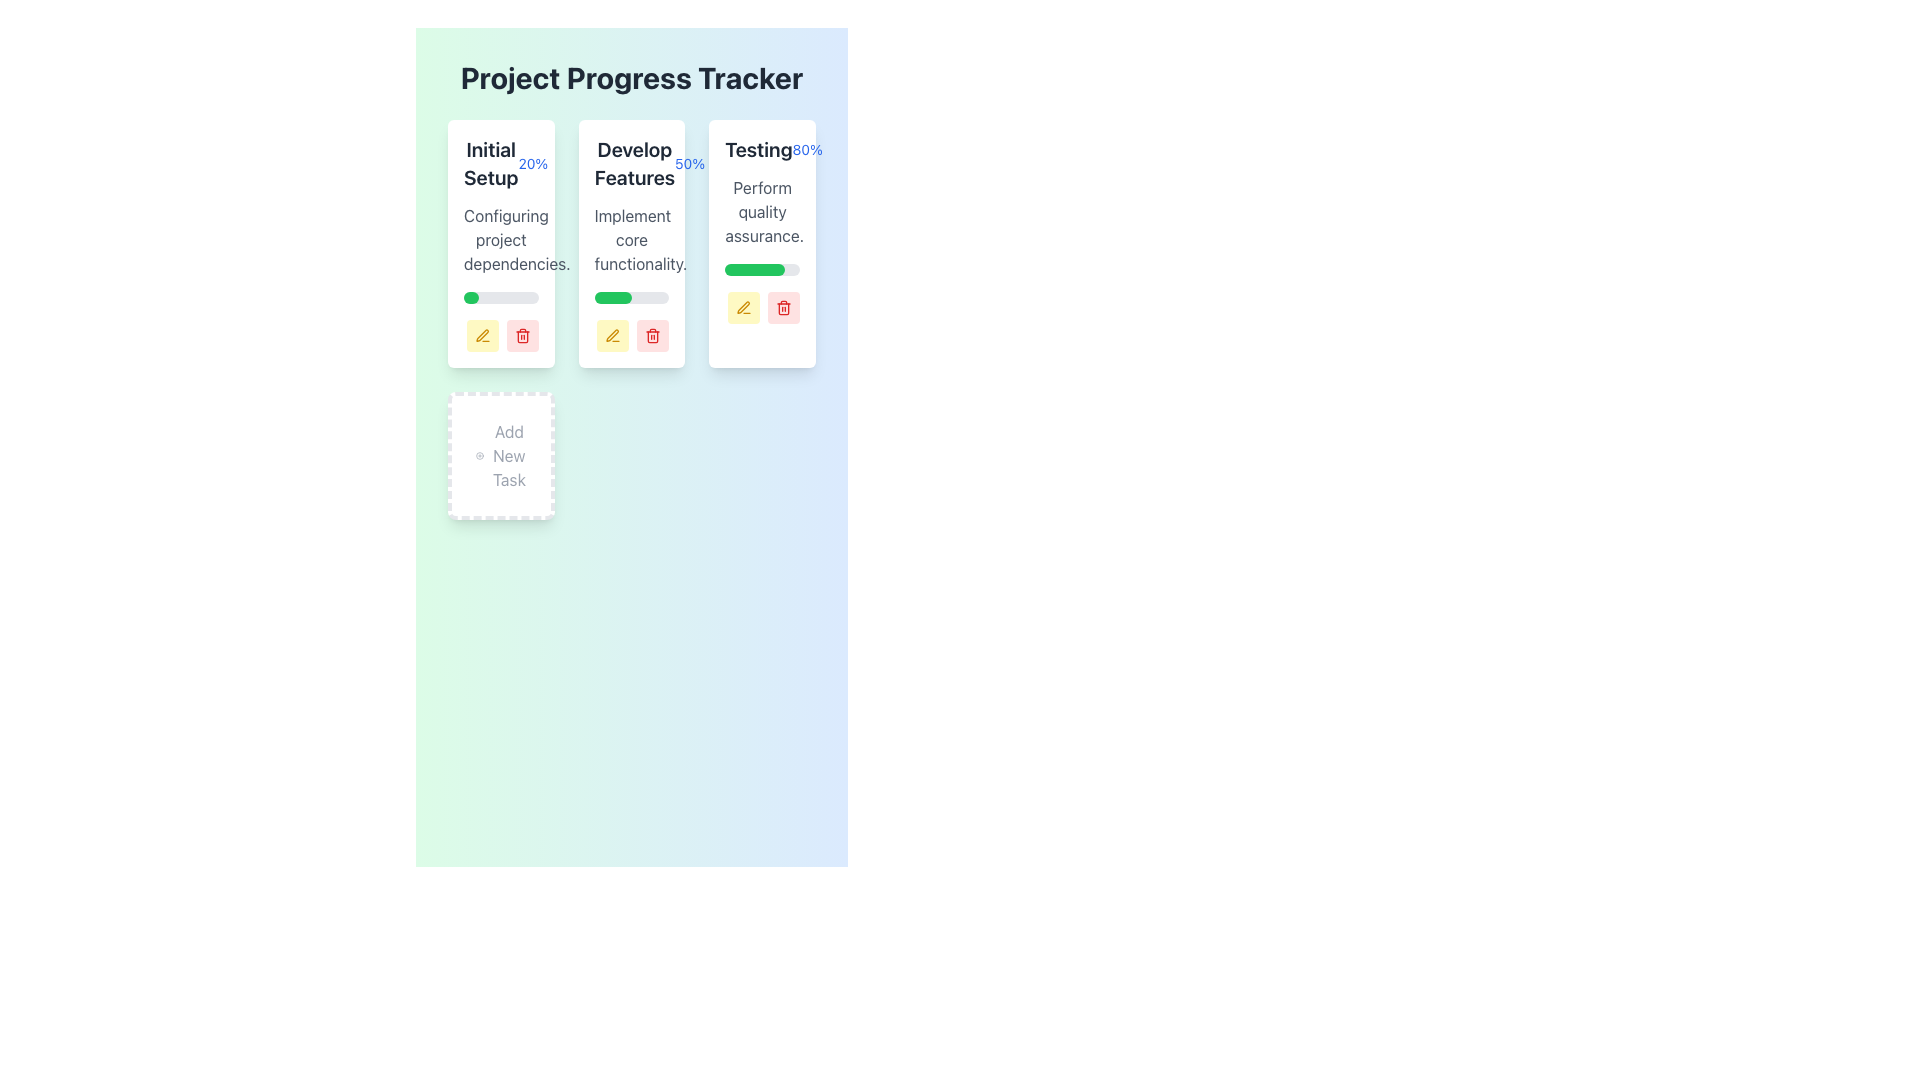 The image size is (1920, 1080). Describe the element at coordinates (782, 308) in the screenshot. I see `the trash can icon button located at the bottom right corner of the 'Testing' card` at that location.